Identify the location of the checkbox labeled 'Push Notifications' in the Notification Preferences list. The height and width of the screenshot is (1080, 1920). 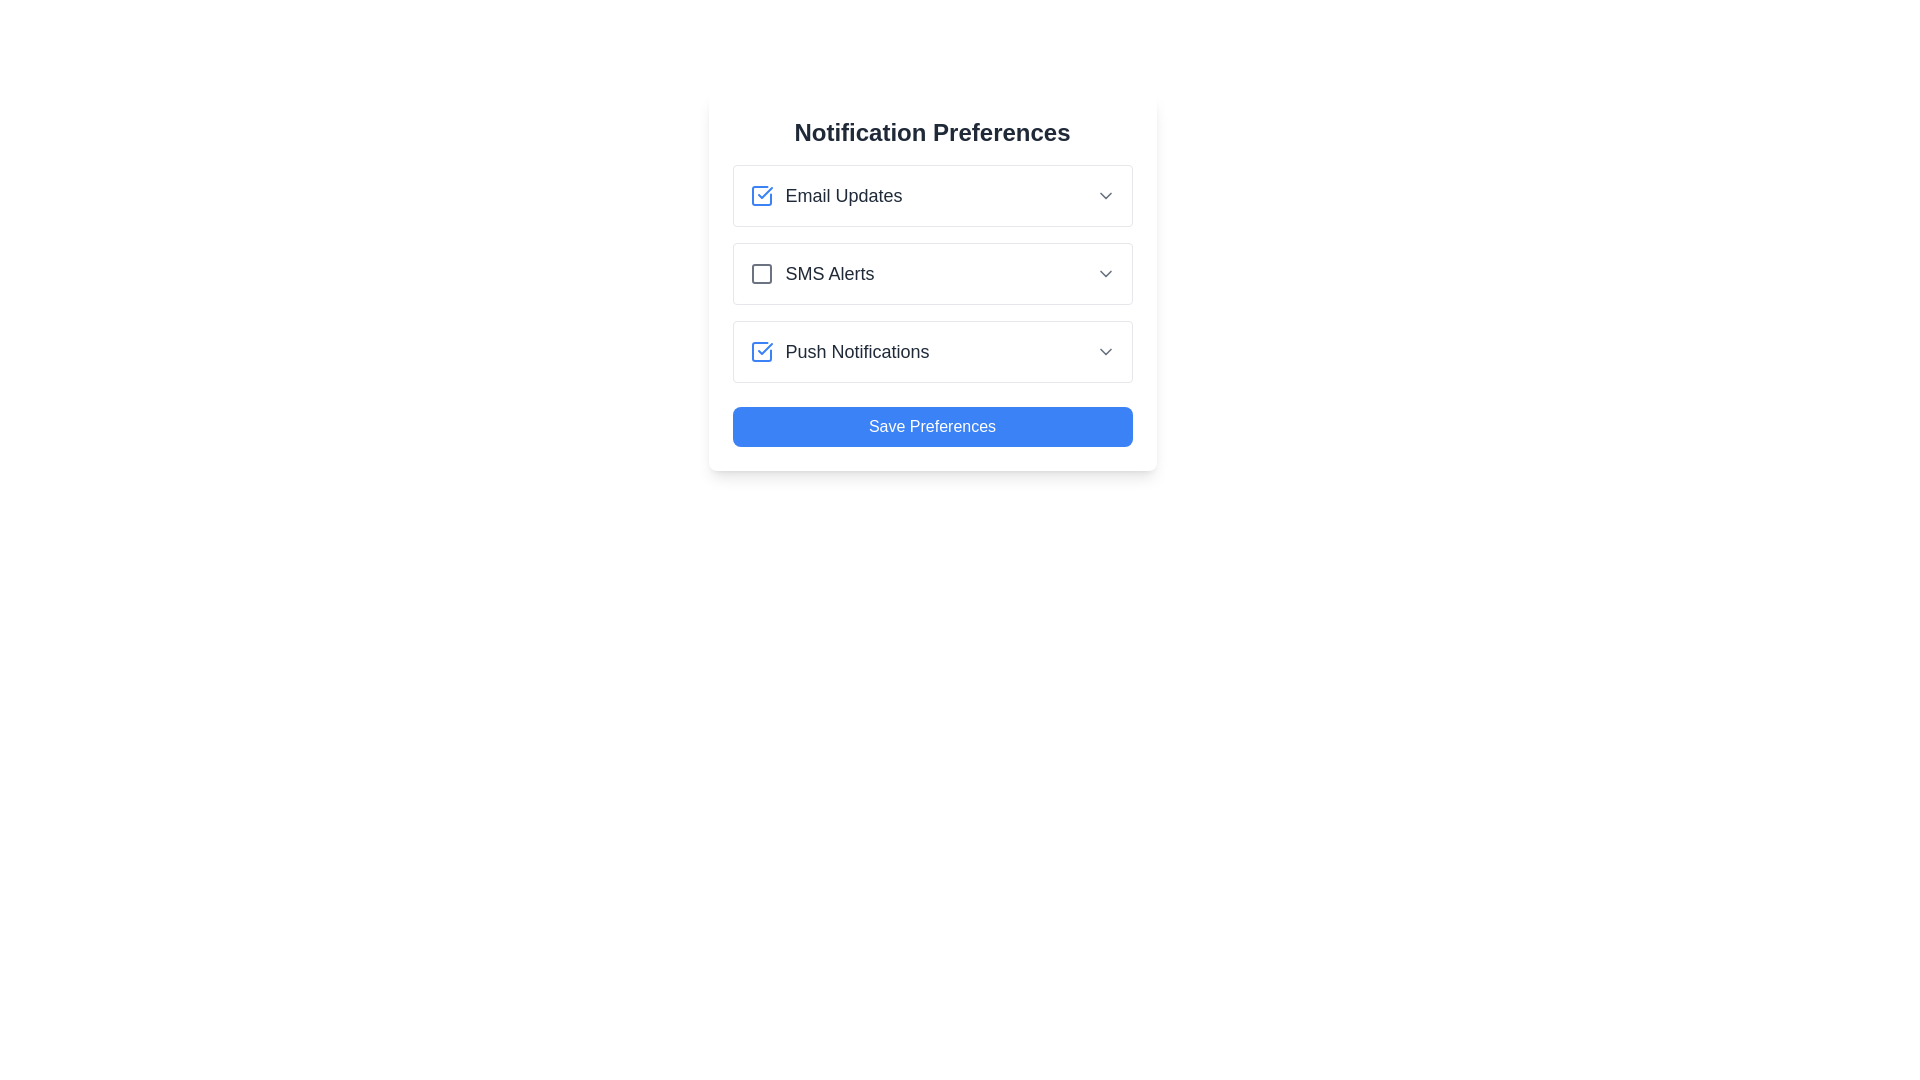
(931, 350).